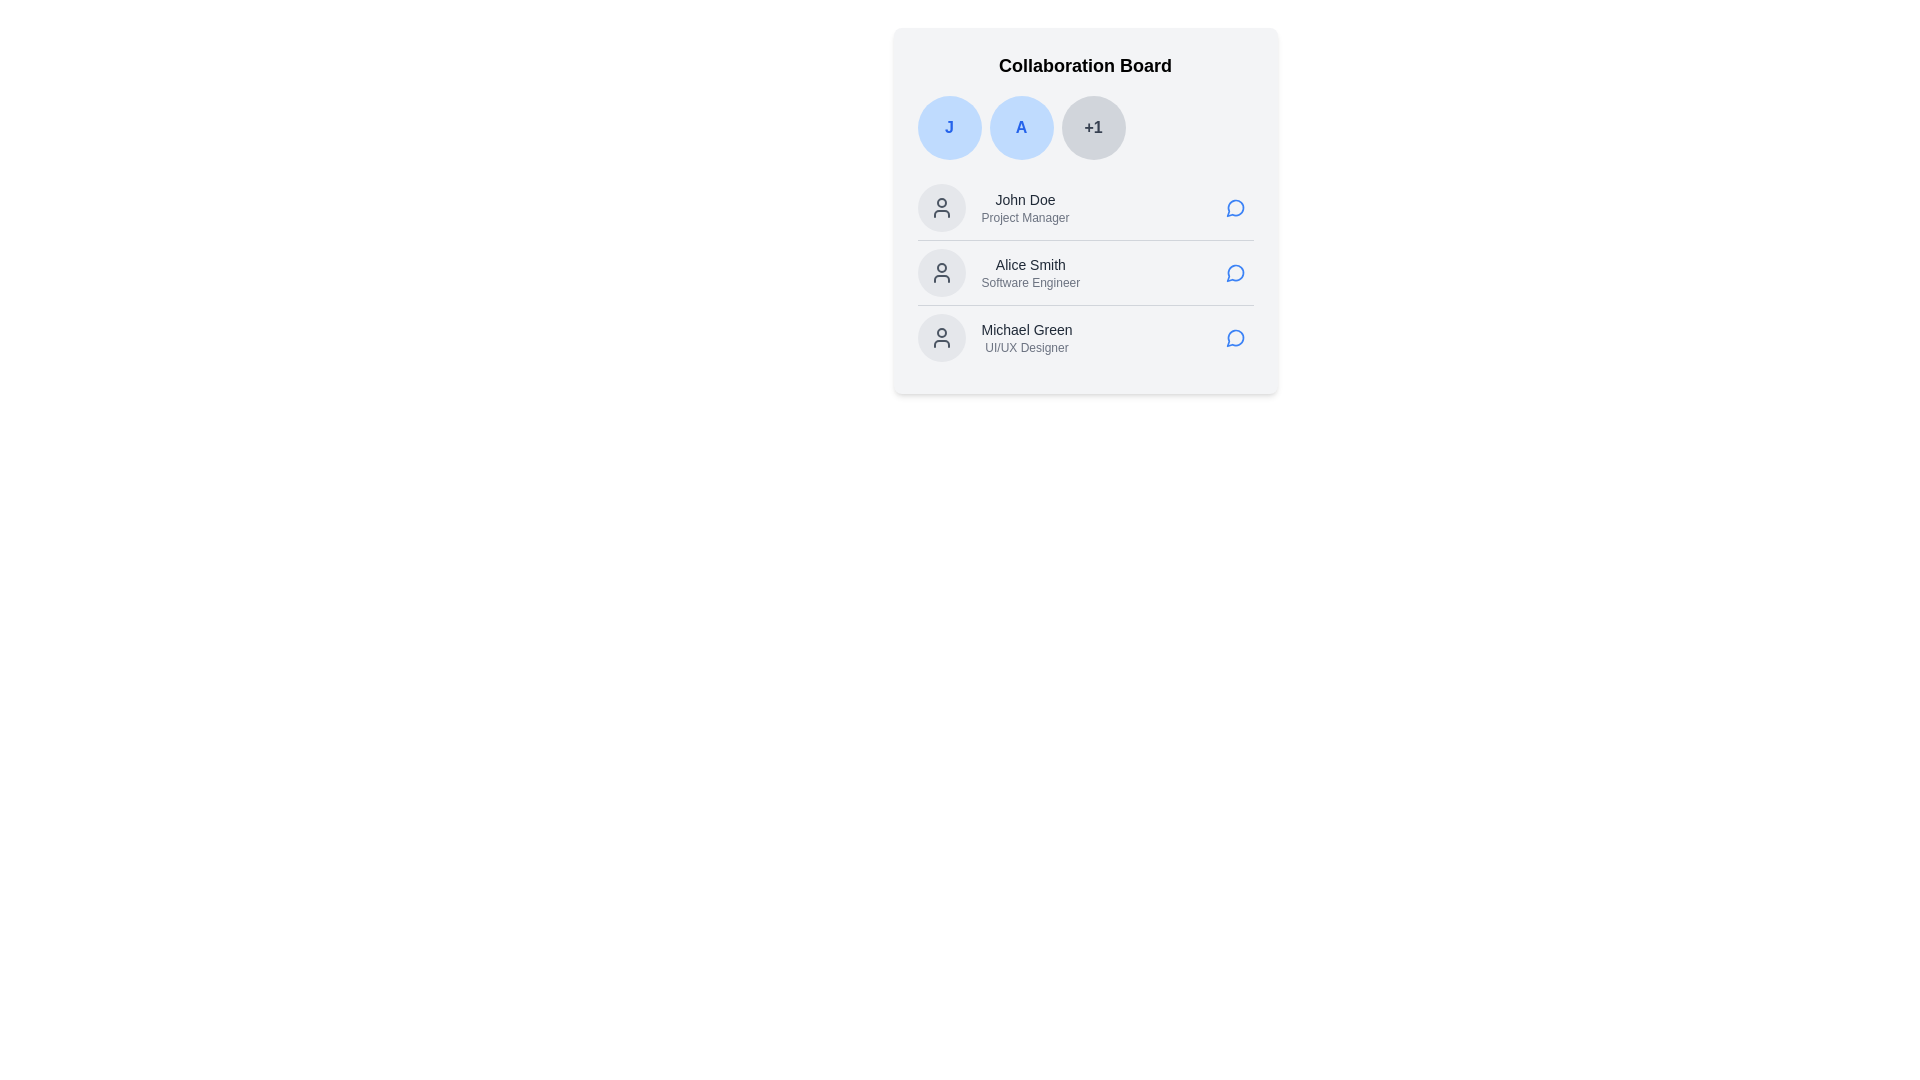 The width and height of the screenshot is (1920, 1080). What do you see at coordinates (1021, 127) in the screenshot?
I see `the Avatar or representative badge labeled 'A', which is the second of three horizontally arranged components in the top section of the interface` at bounding box center [1021, 127].